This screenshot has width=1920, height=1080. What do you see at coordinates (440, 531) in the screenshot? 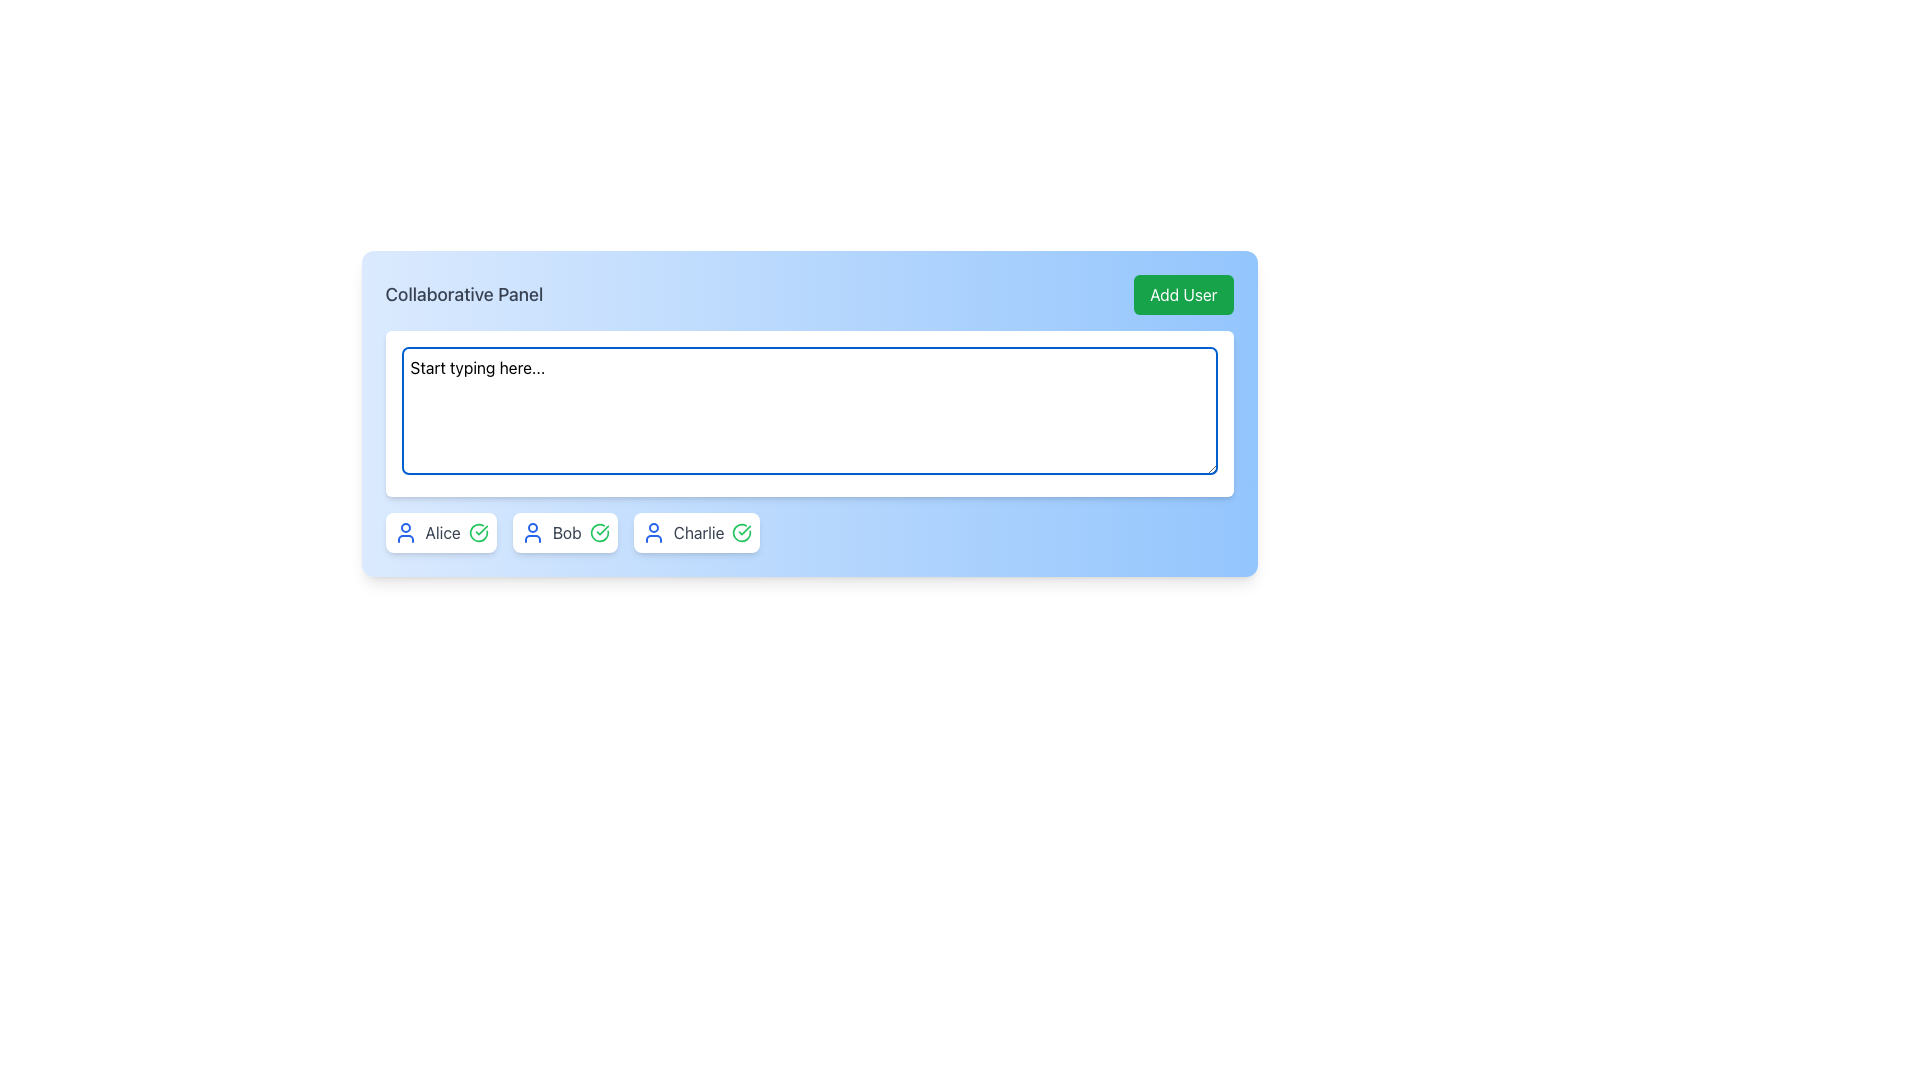
I see `the user selection button labeled 'Alice', which is the first component in a row and features a blue user profile icon on the left and a green checkmark icon on the right` at bounding box center [440, 531].